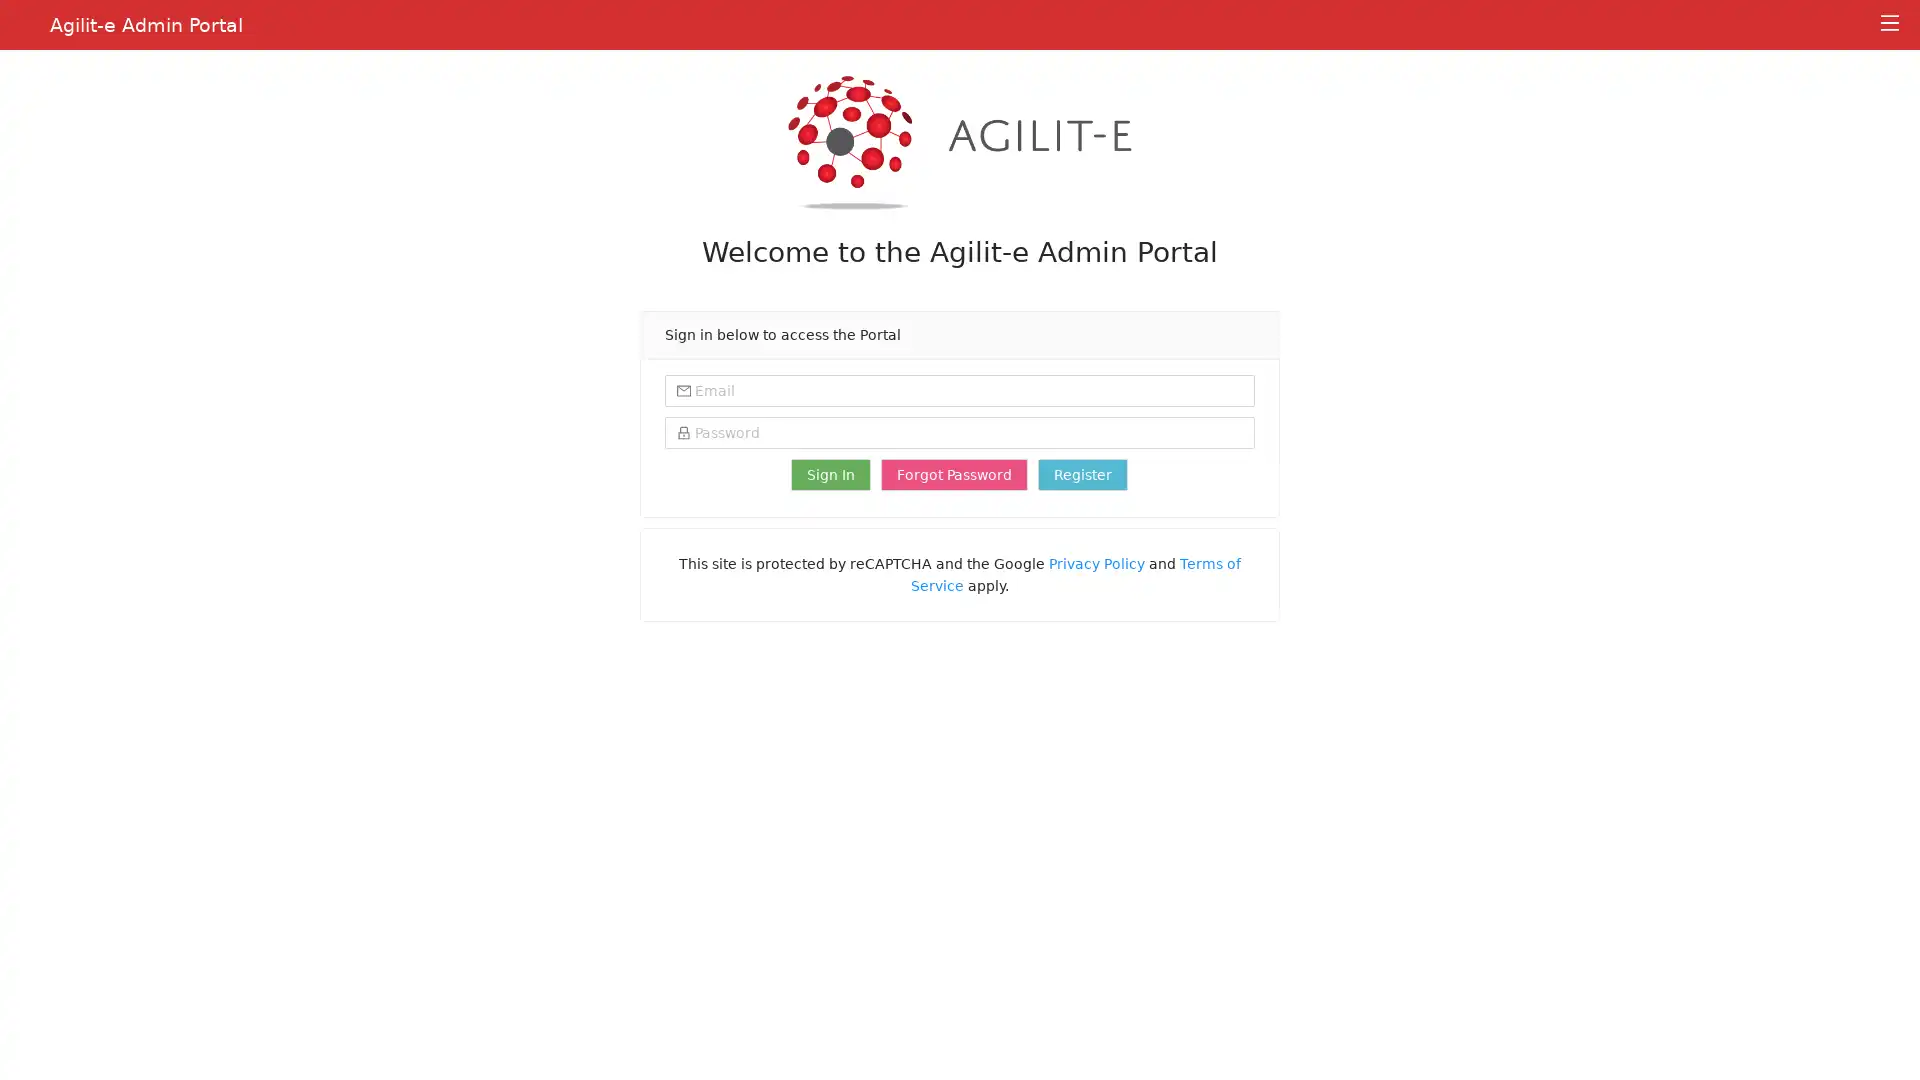 The width and height of the screenshot is (1920, 1080). Describe the element at coordinates (1082, 474) in the screenshot. I see `Register` at that location.